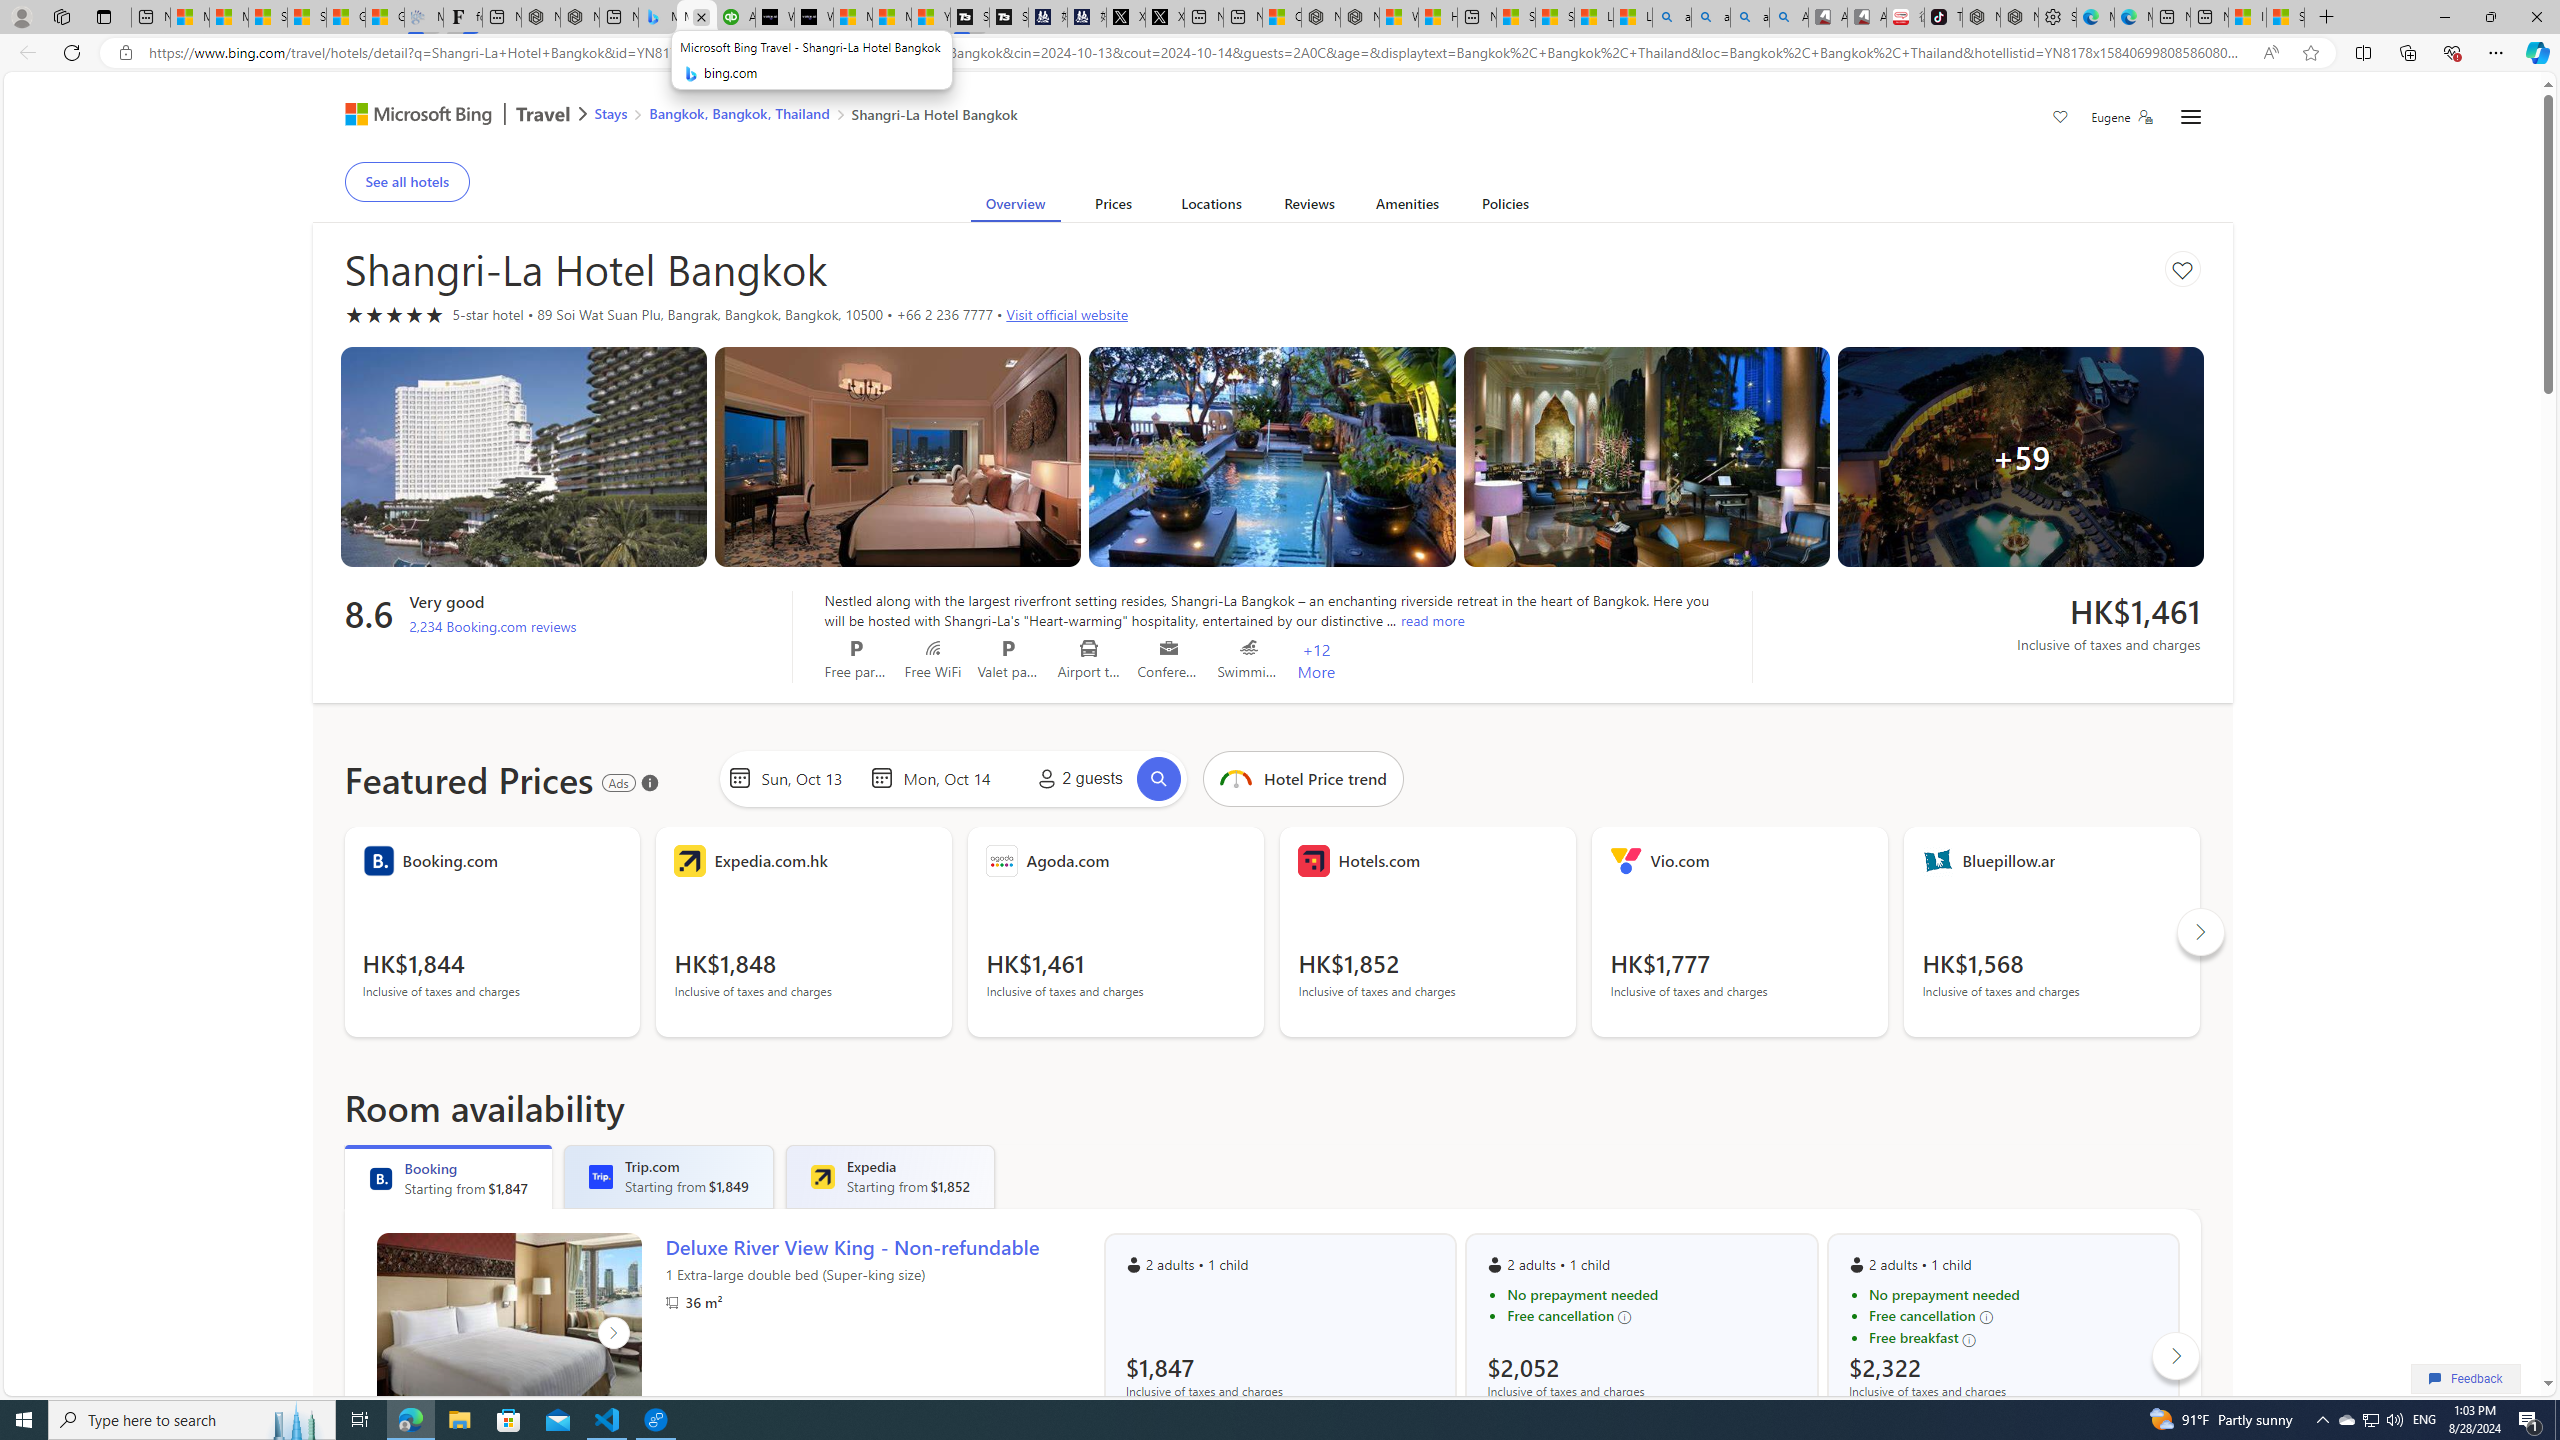 The height and width of the screenshot is (1440, 2560). Describe the element at coordinates (407, 180) in the screenshot. I see `'See all hotels'` at that location.